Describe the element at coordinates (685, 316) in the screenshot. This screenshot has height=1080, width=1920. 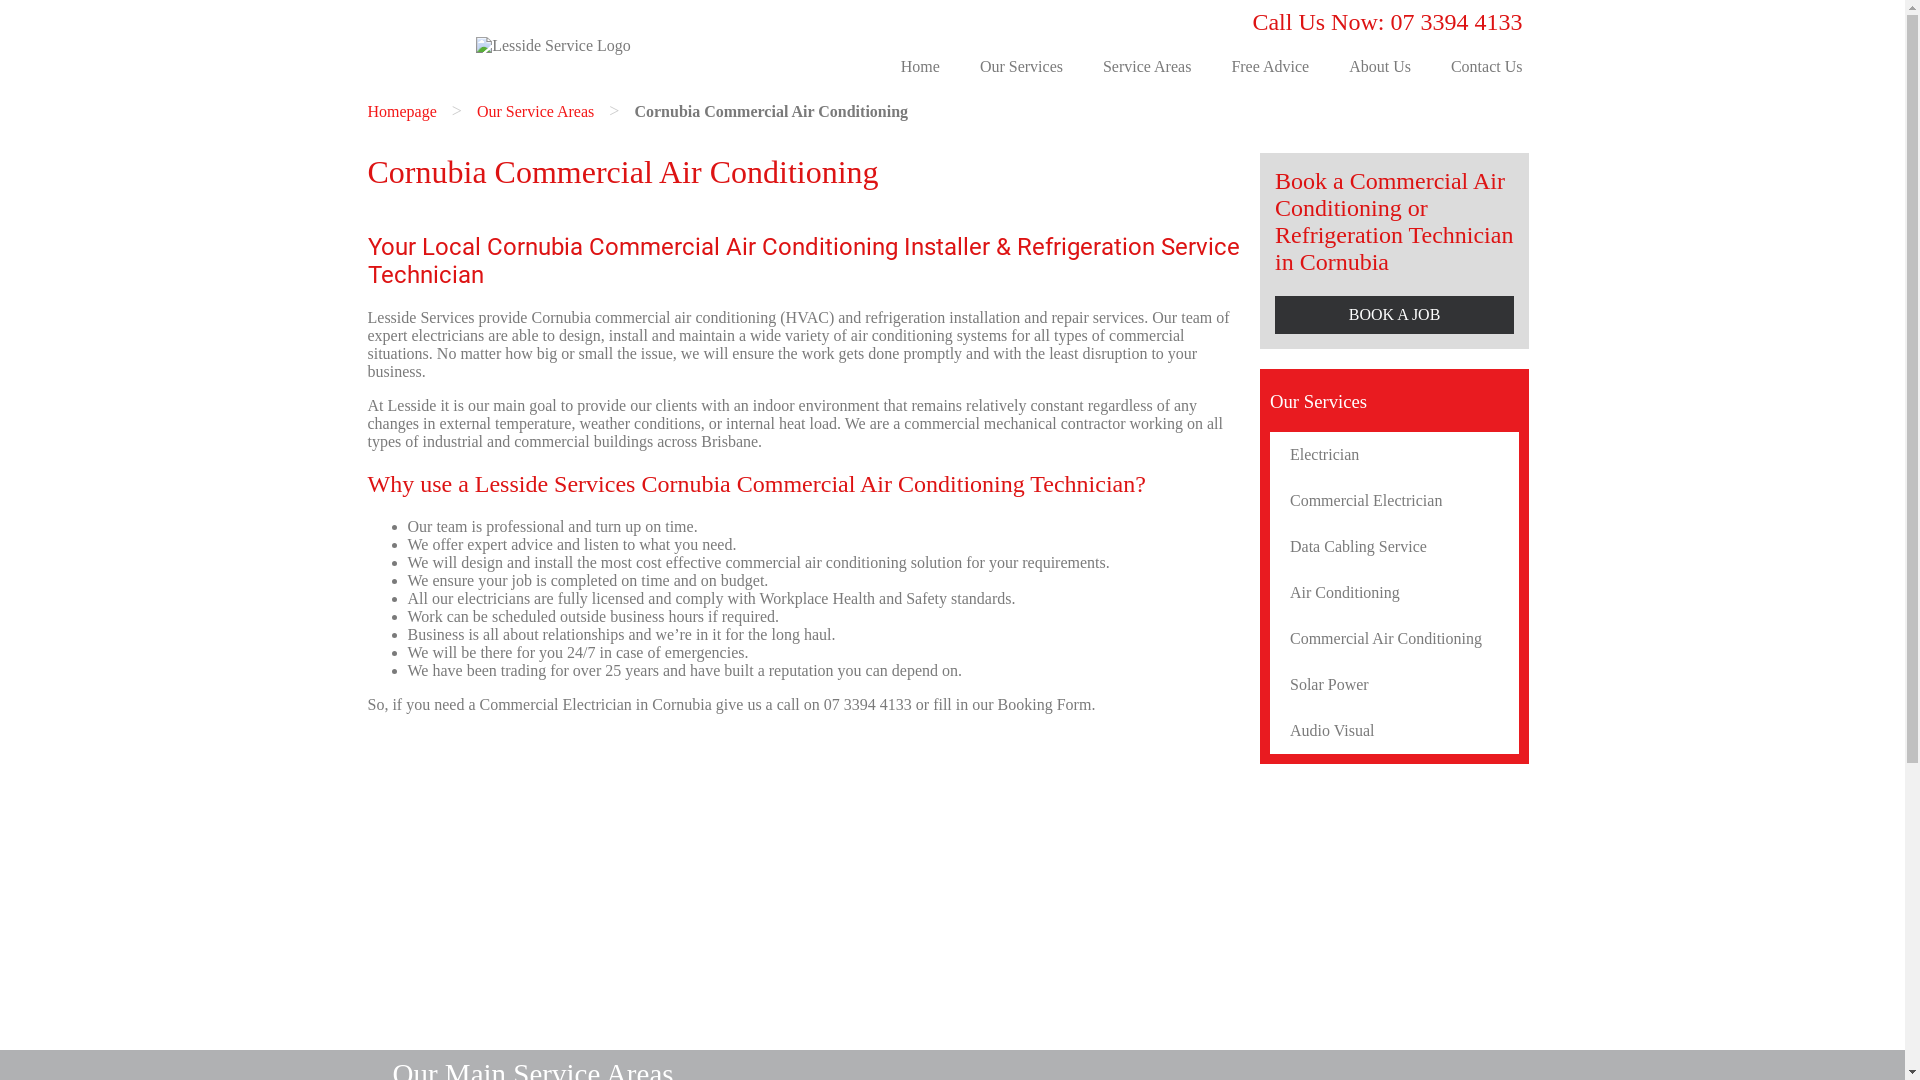
I see `'commercial air conditioning'` at that location.